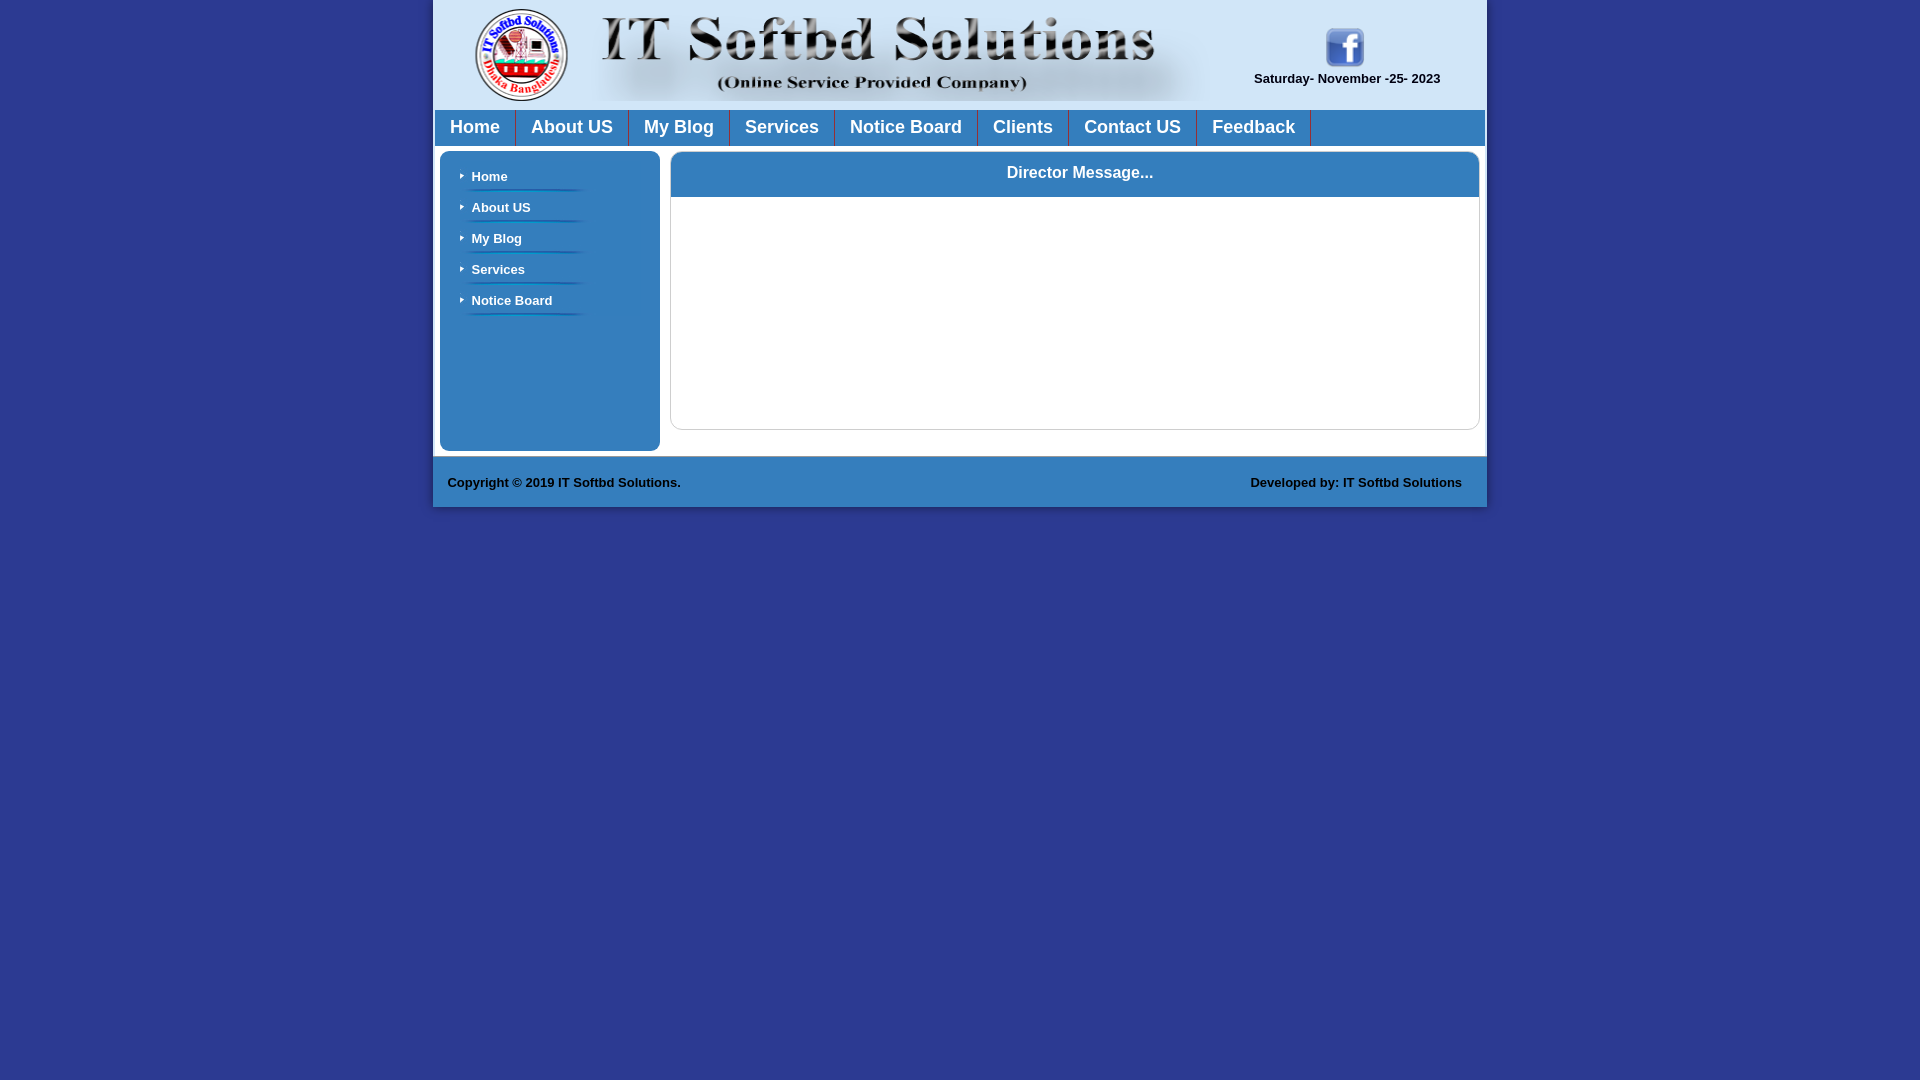  I want to click on 'Contact US', so click(1132, 127).